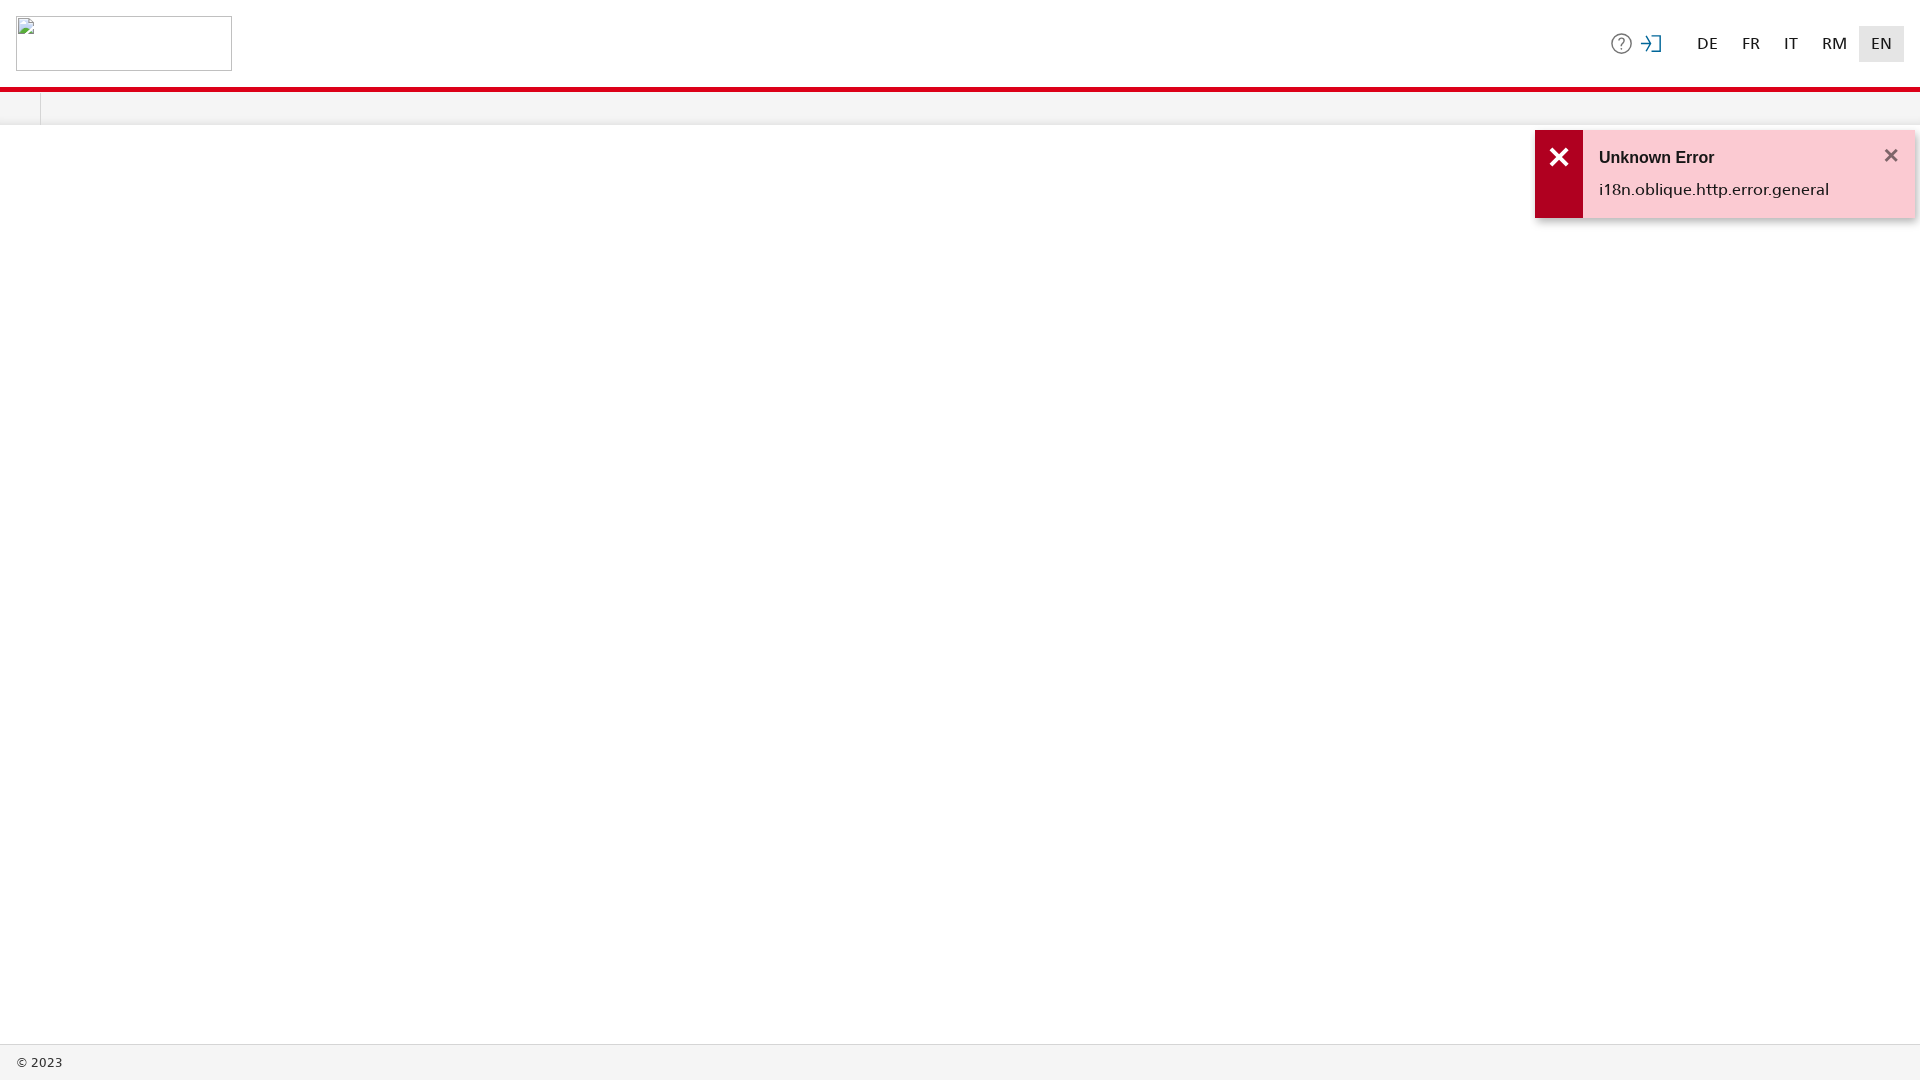  I want to click on 'EN', so click(1880, 43).